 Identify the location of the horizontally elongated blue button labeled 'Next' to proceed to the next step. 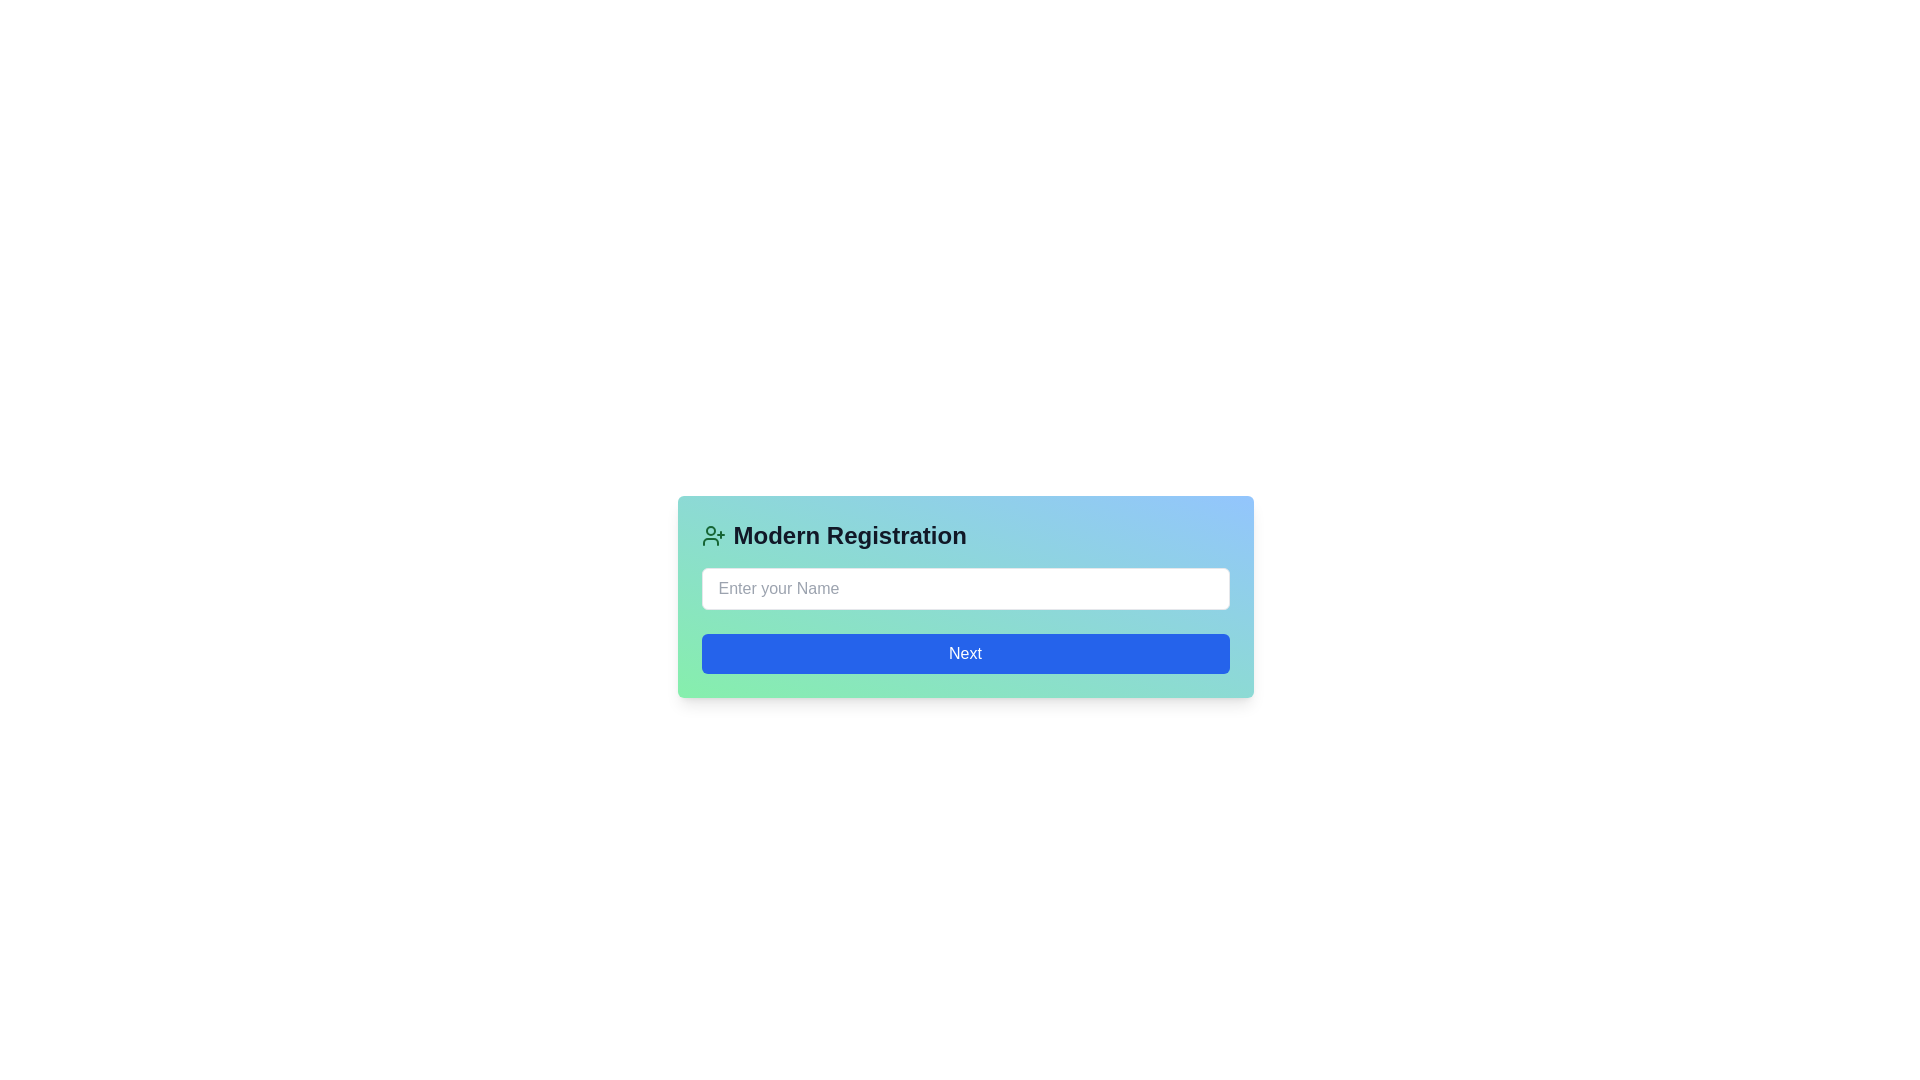
(965, 654).